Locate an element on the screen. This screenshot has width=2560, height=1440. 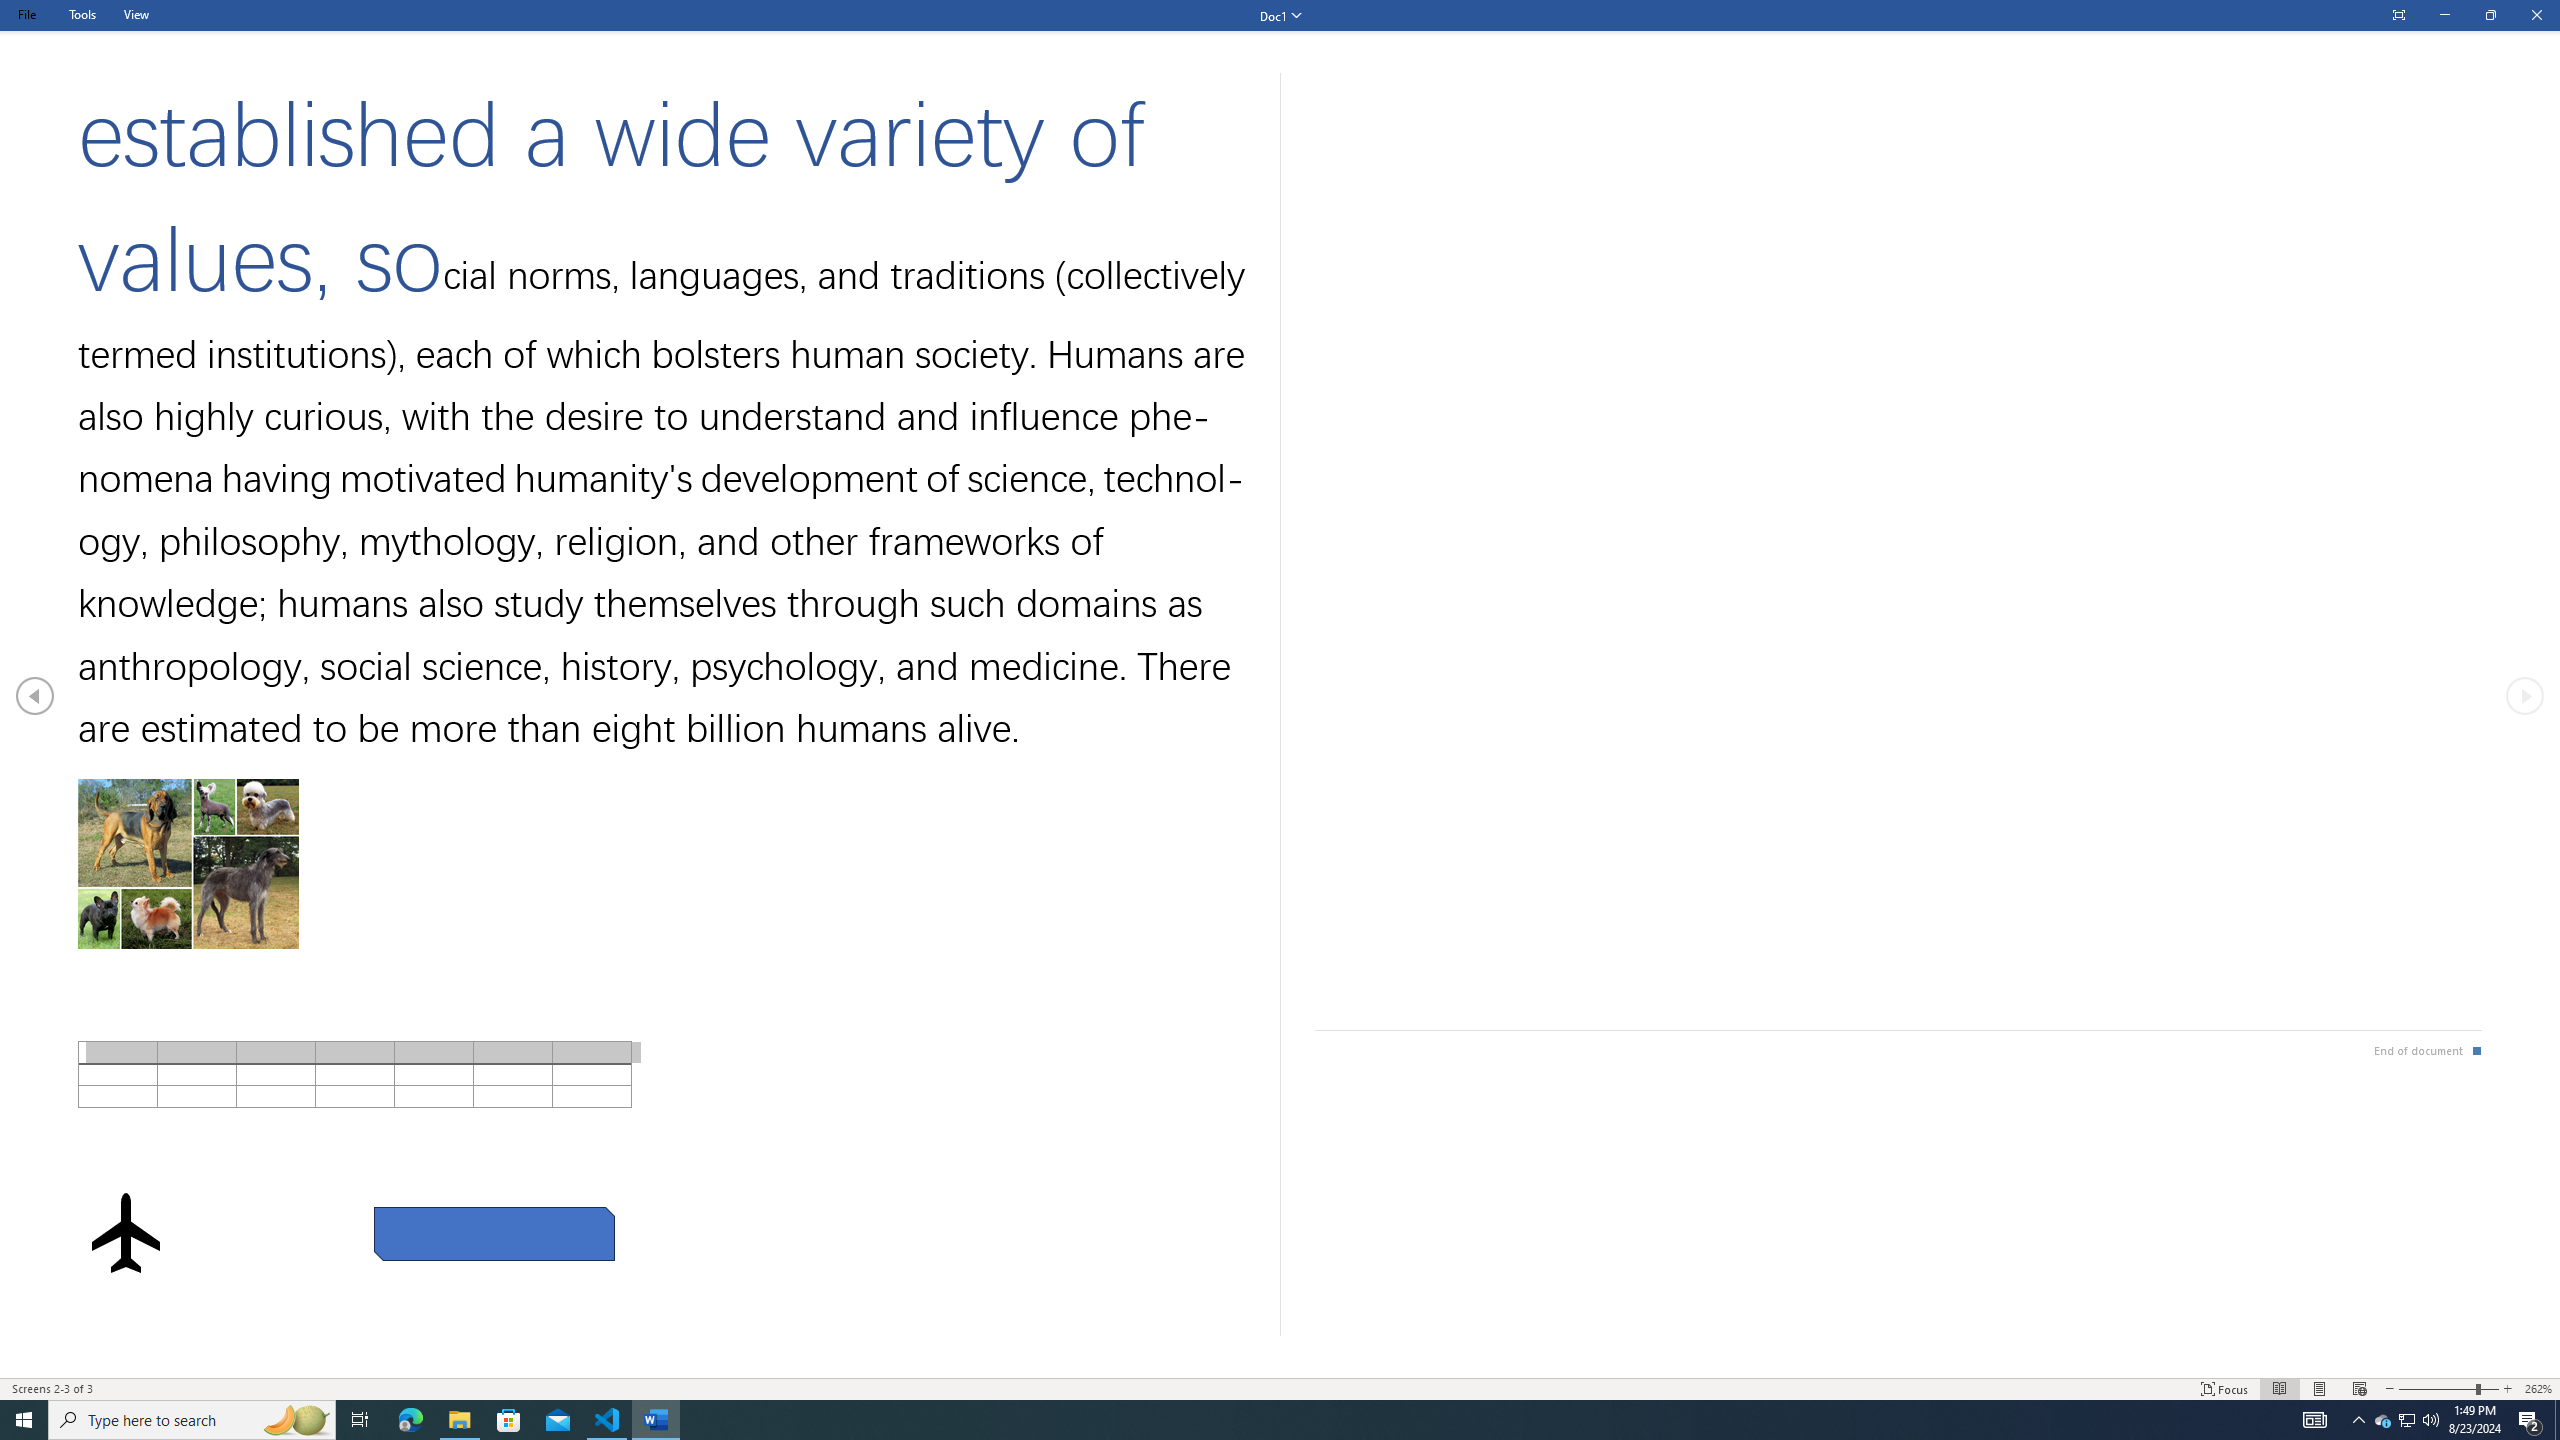
'Airplane with solid fill' is located at coordinates (125, 1233).